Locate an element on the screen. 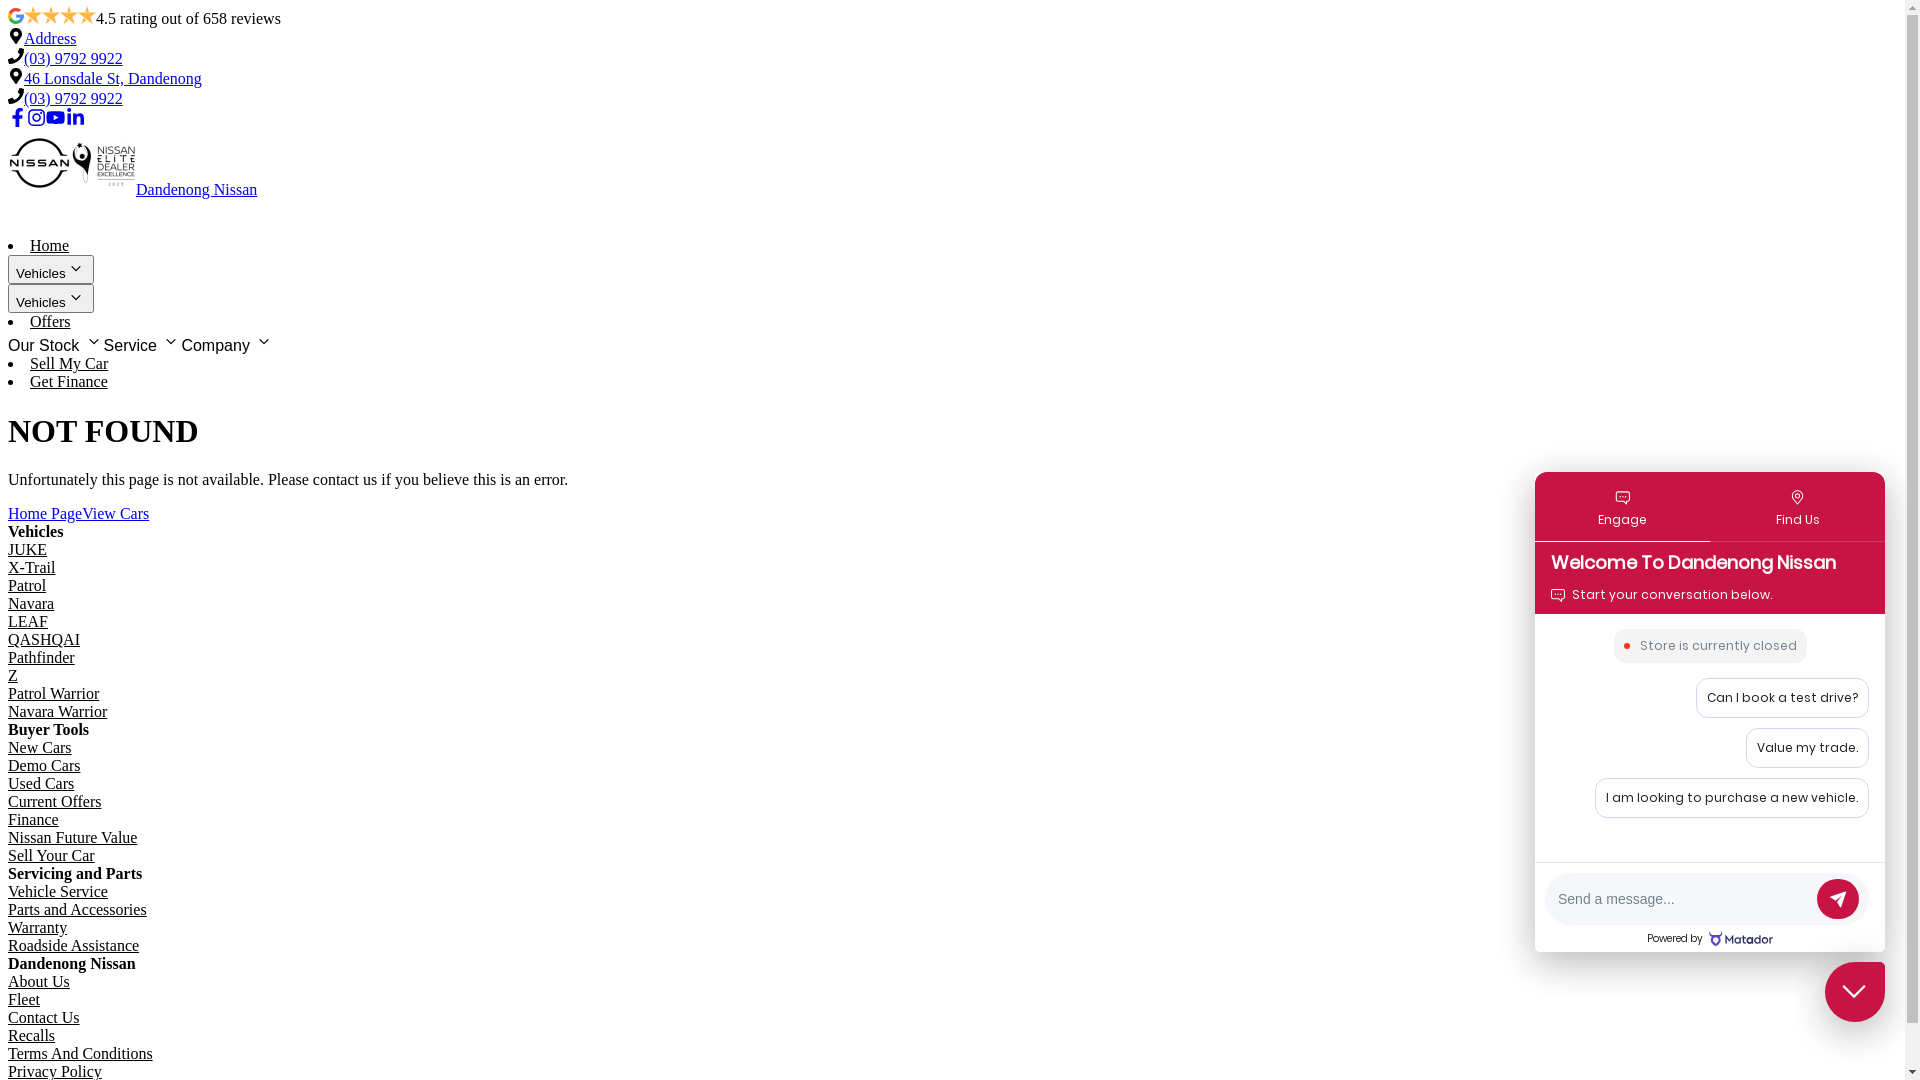 The width and height of the screenshot is (1920, 1080). 'Terms And Conditions' is located at coordinates (80, 1052).